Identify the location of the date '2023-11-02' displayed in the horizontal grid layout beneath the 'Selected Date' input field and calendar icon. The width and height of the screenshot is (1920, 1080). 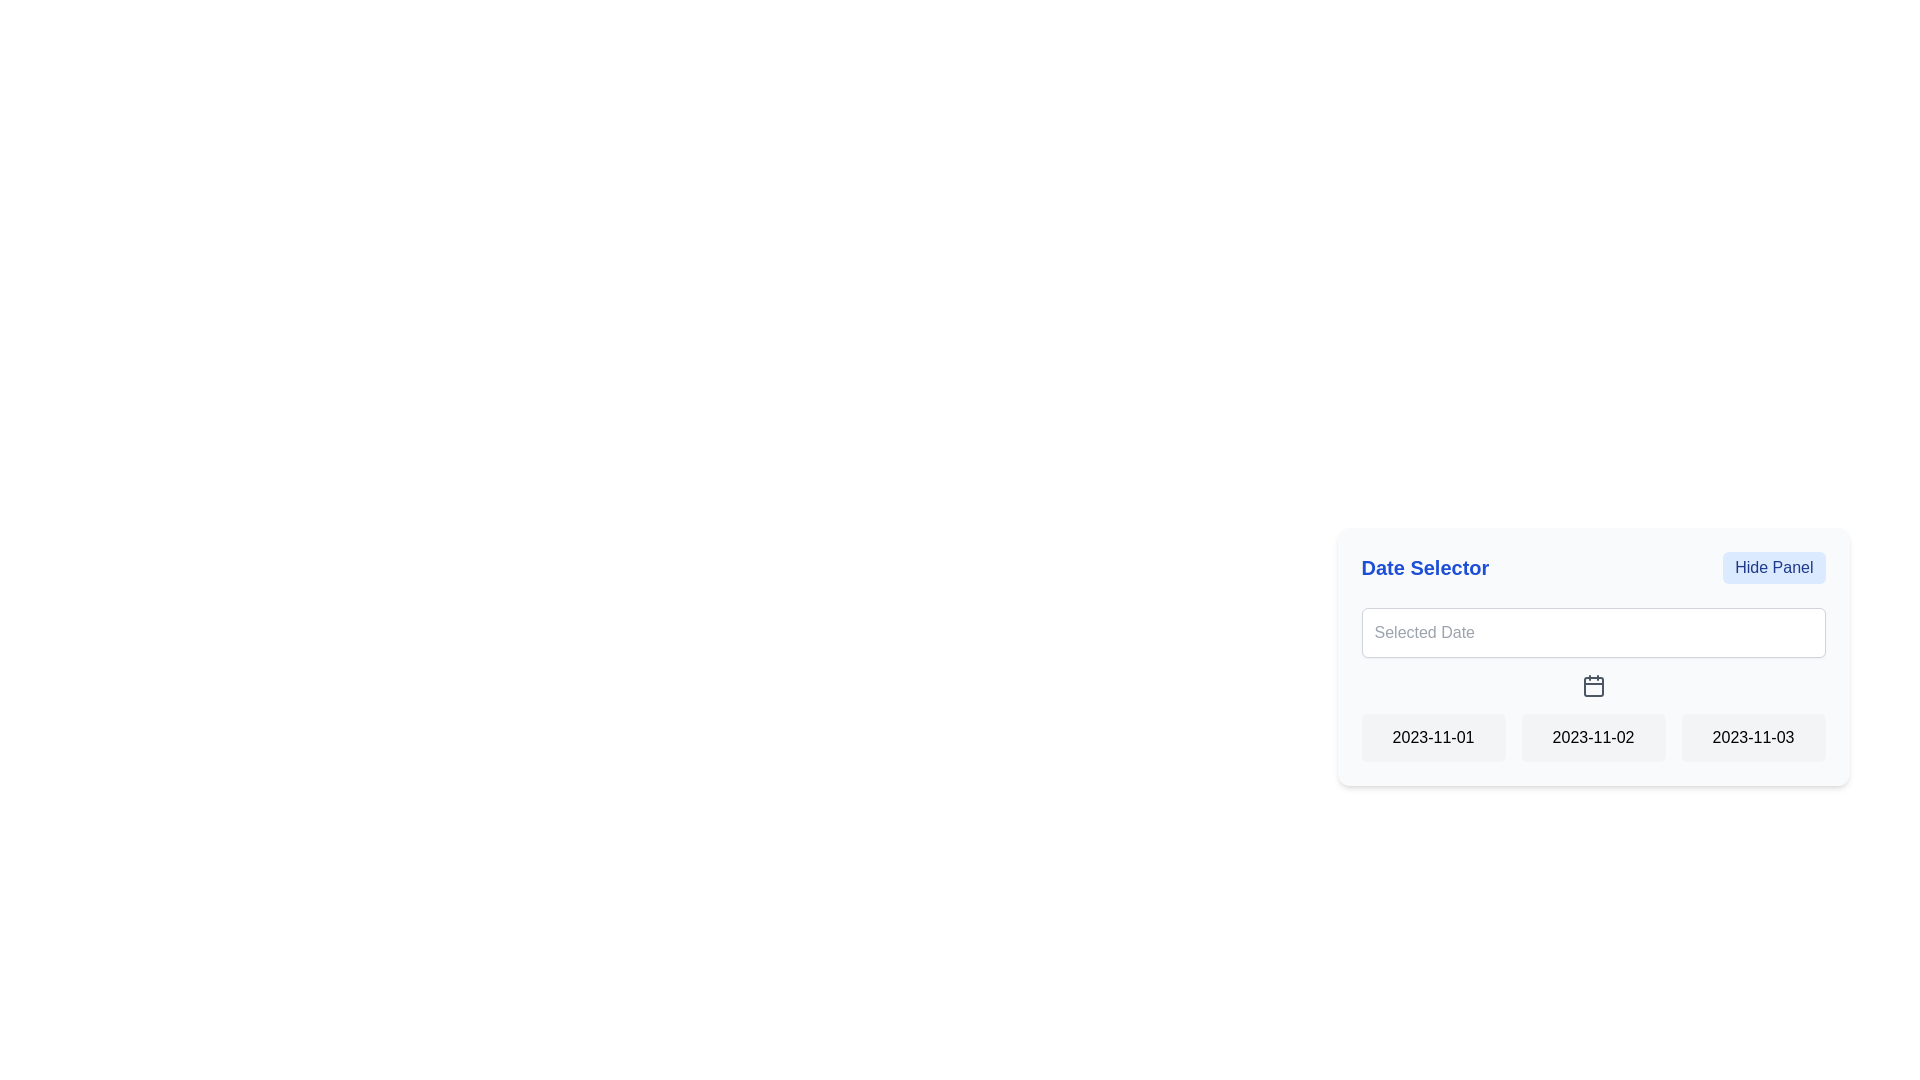
(1592, 737).